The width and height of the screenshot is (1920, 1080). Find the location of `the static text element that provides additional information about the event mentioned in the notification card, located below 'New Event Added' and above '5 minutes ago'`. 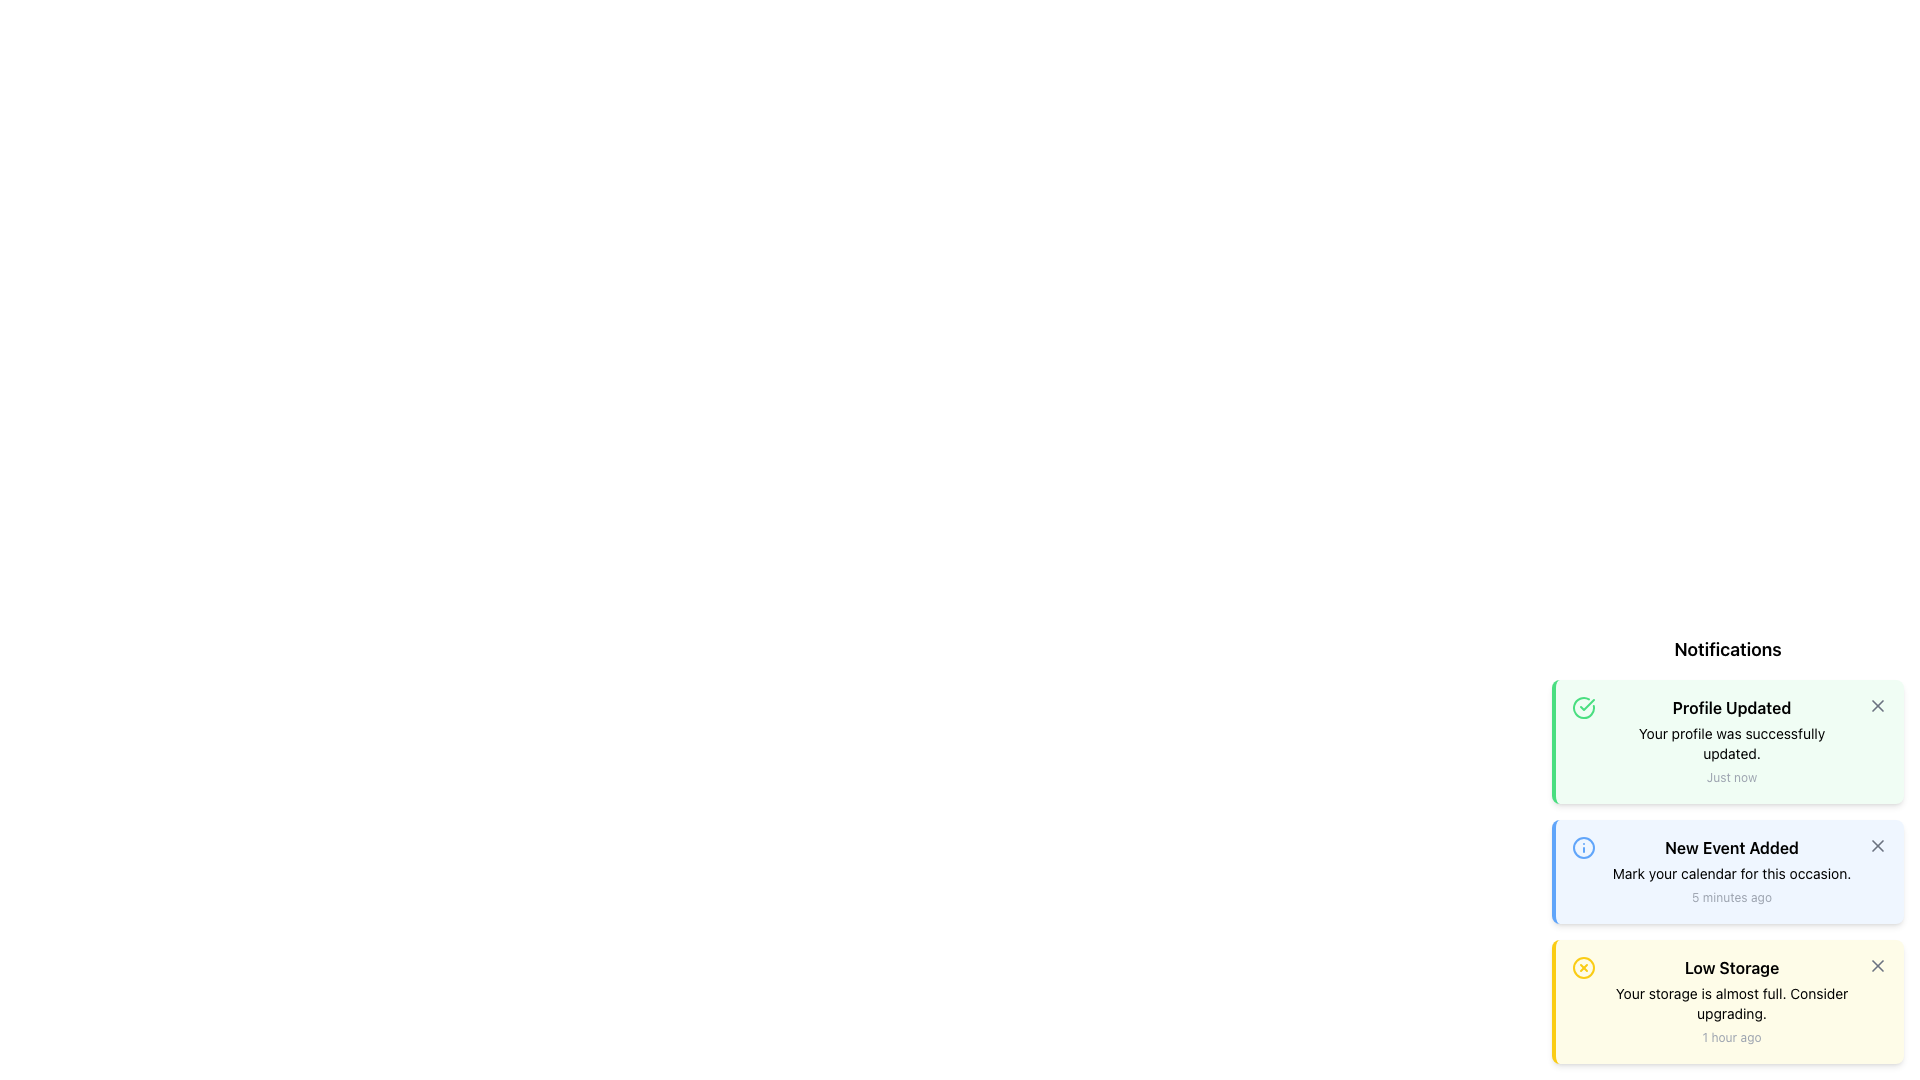

the static text element that provides additional information about the event mentioned in the notification card, located below 'New Event Added' and above '5 minutes ago' is located at coordinates (1731, 873).